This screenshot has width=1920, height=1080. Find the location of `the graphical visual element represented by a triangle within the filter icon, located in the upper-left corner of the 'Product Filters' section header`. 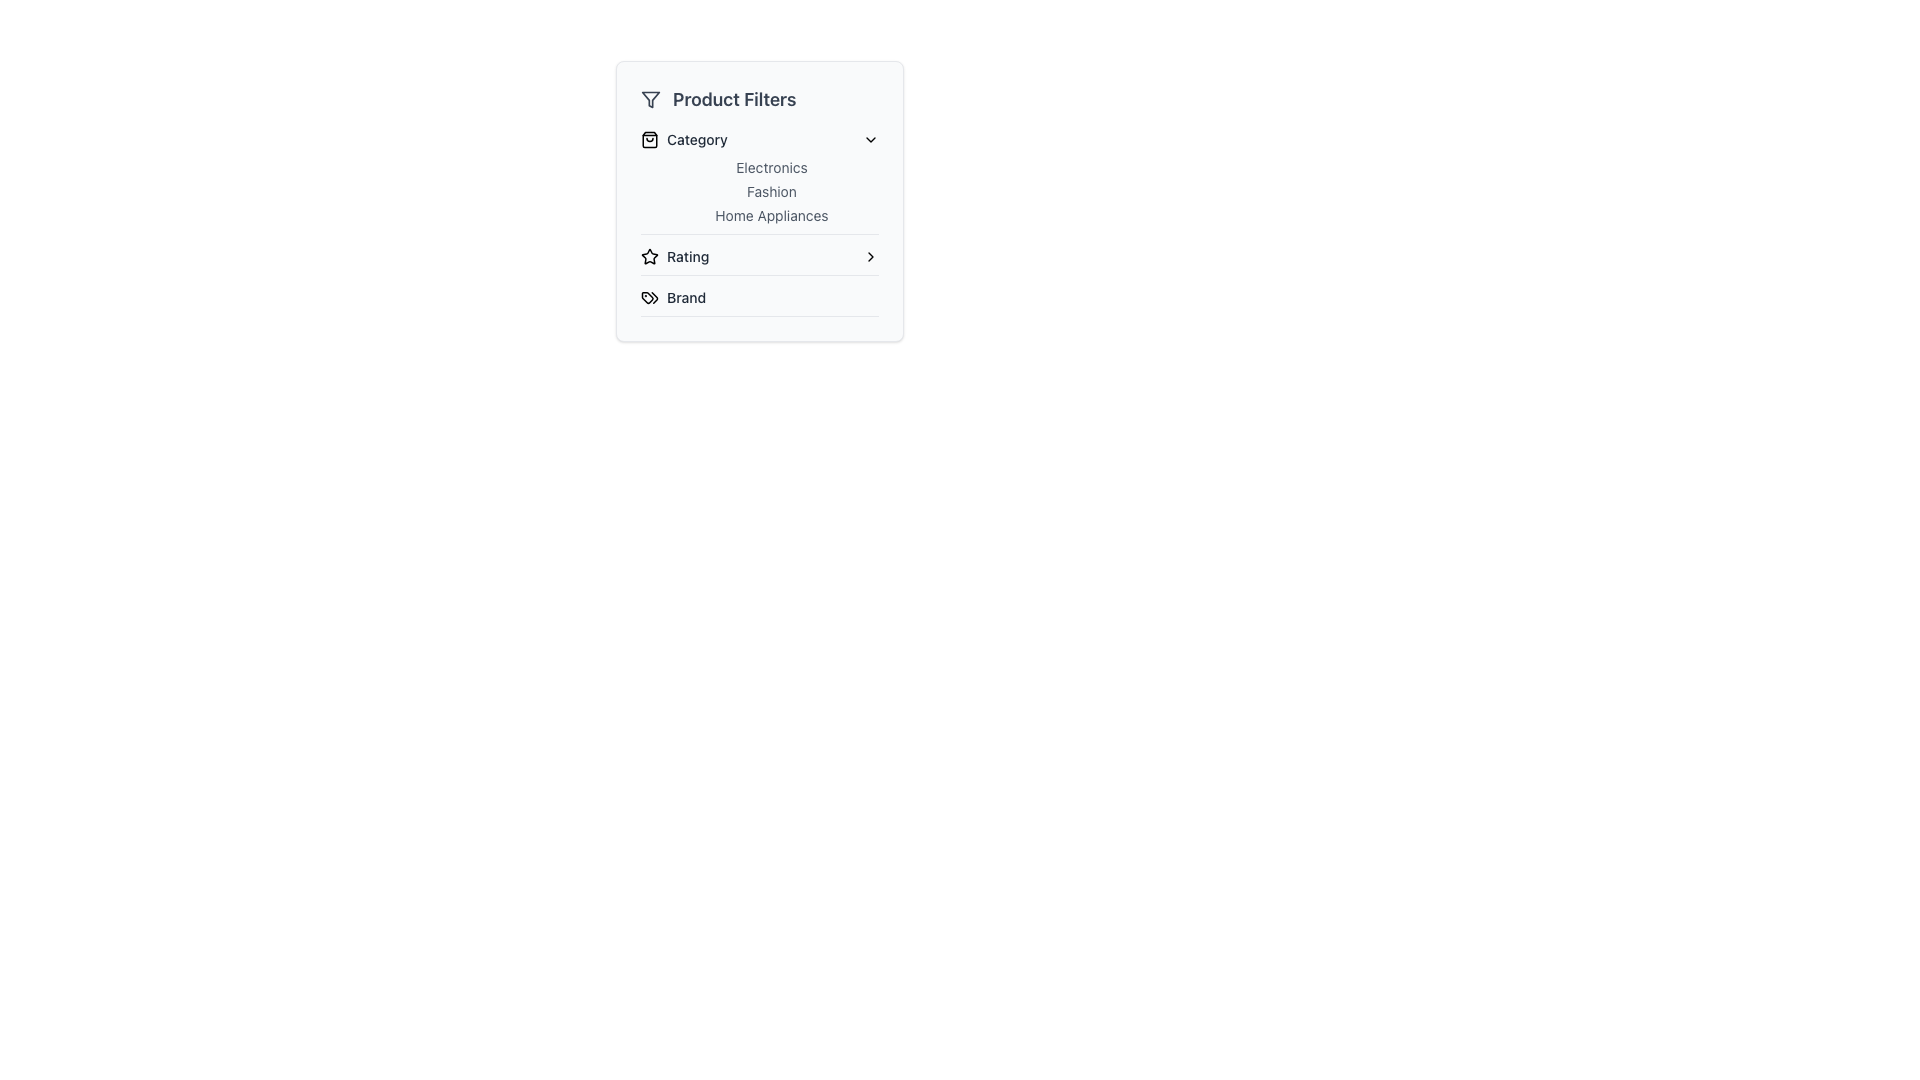

the graphical visual element represented by a triangle within the filter icon, located in the upper-left corner of the 'Product Filters' section header is located at coordinates (651, 100).